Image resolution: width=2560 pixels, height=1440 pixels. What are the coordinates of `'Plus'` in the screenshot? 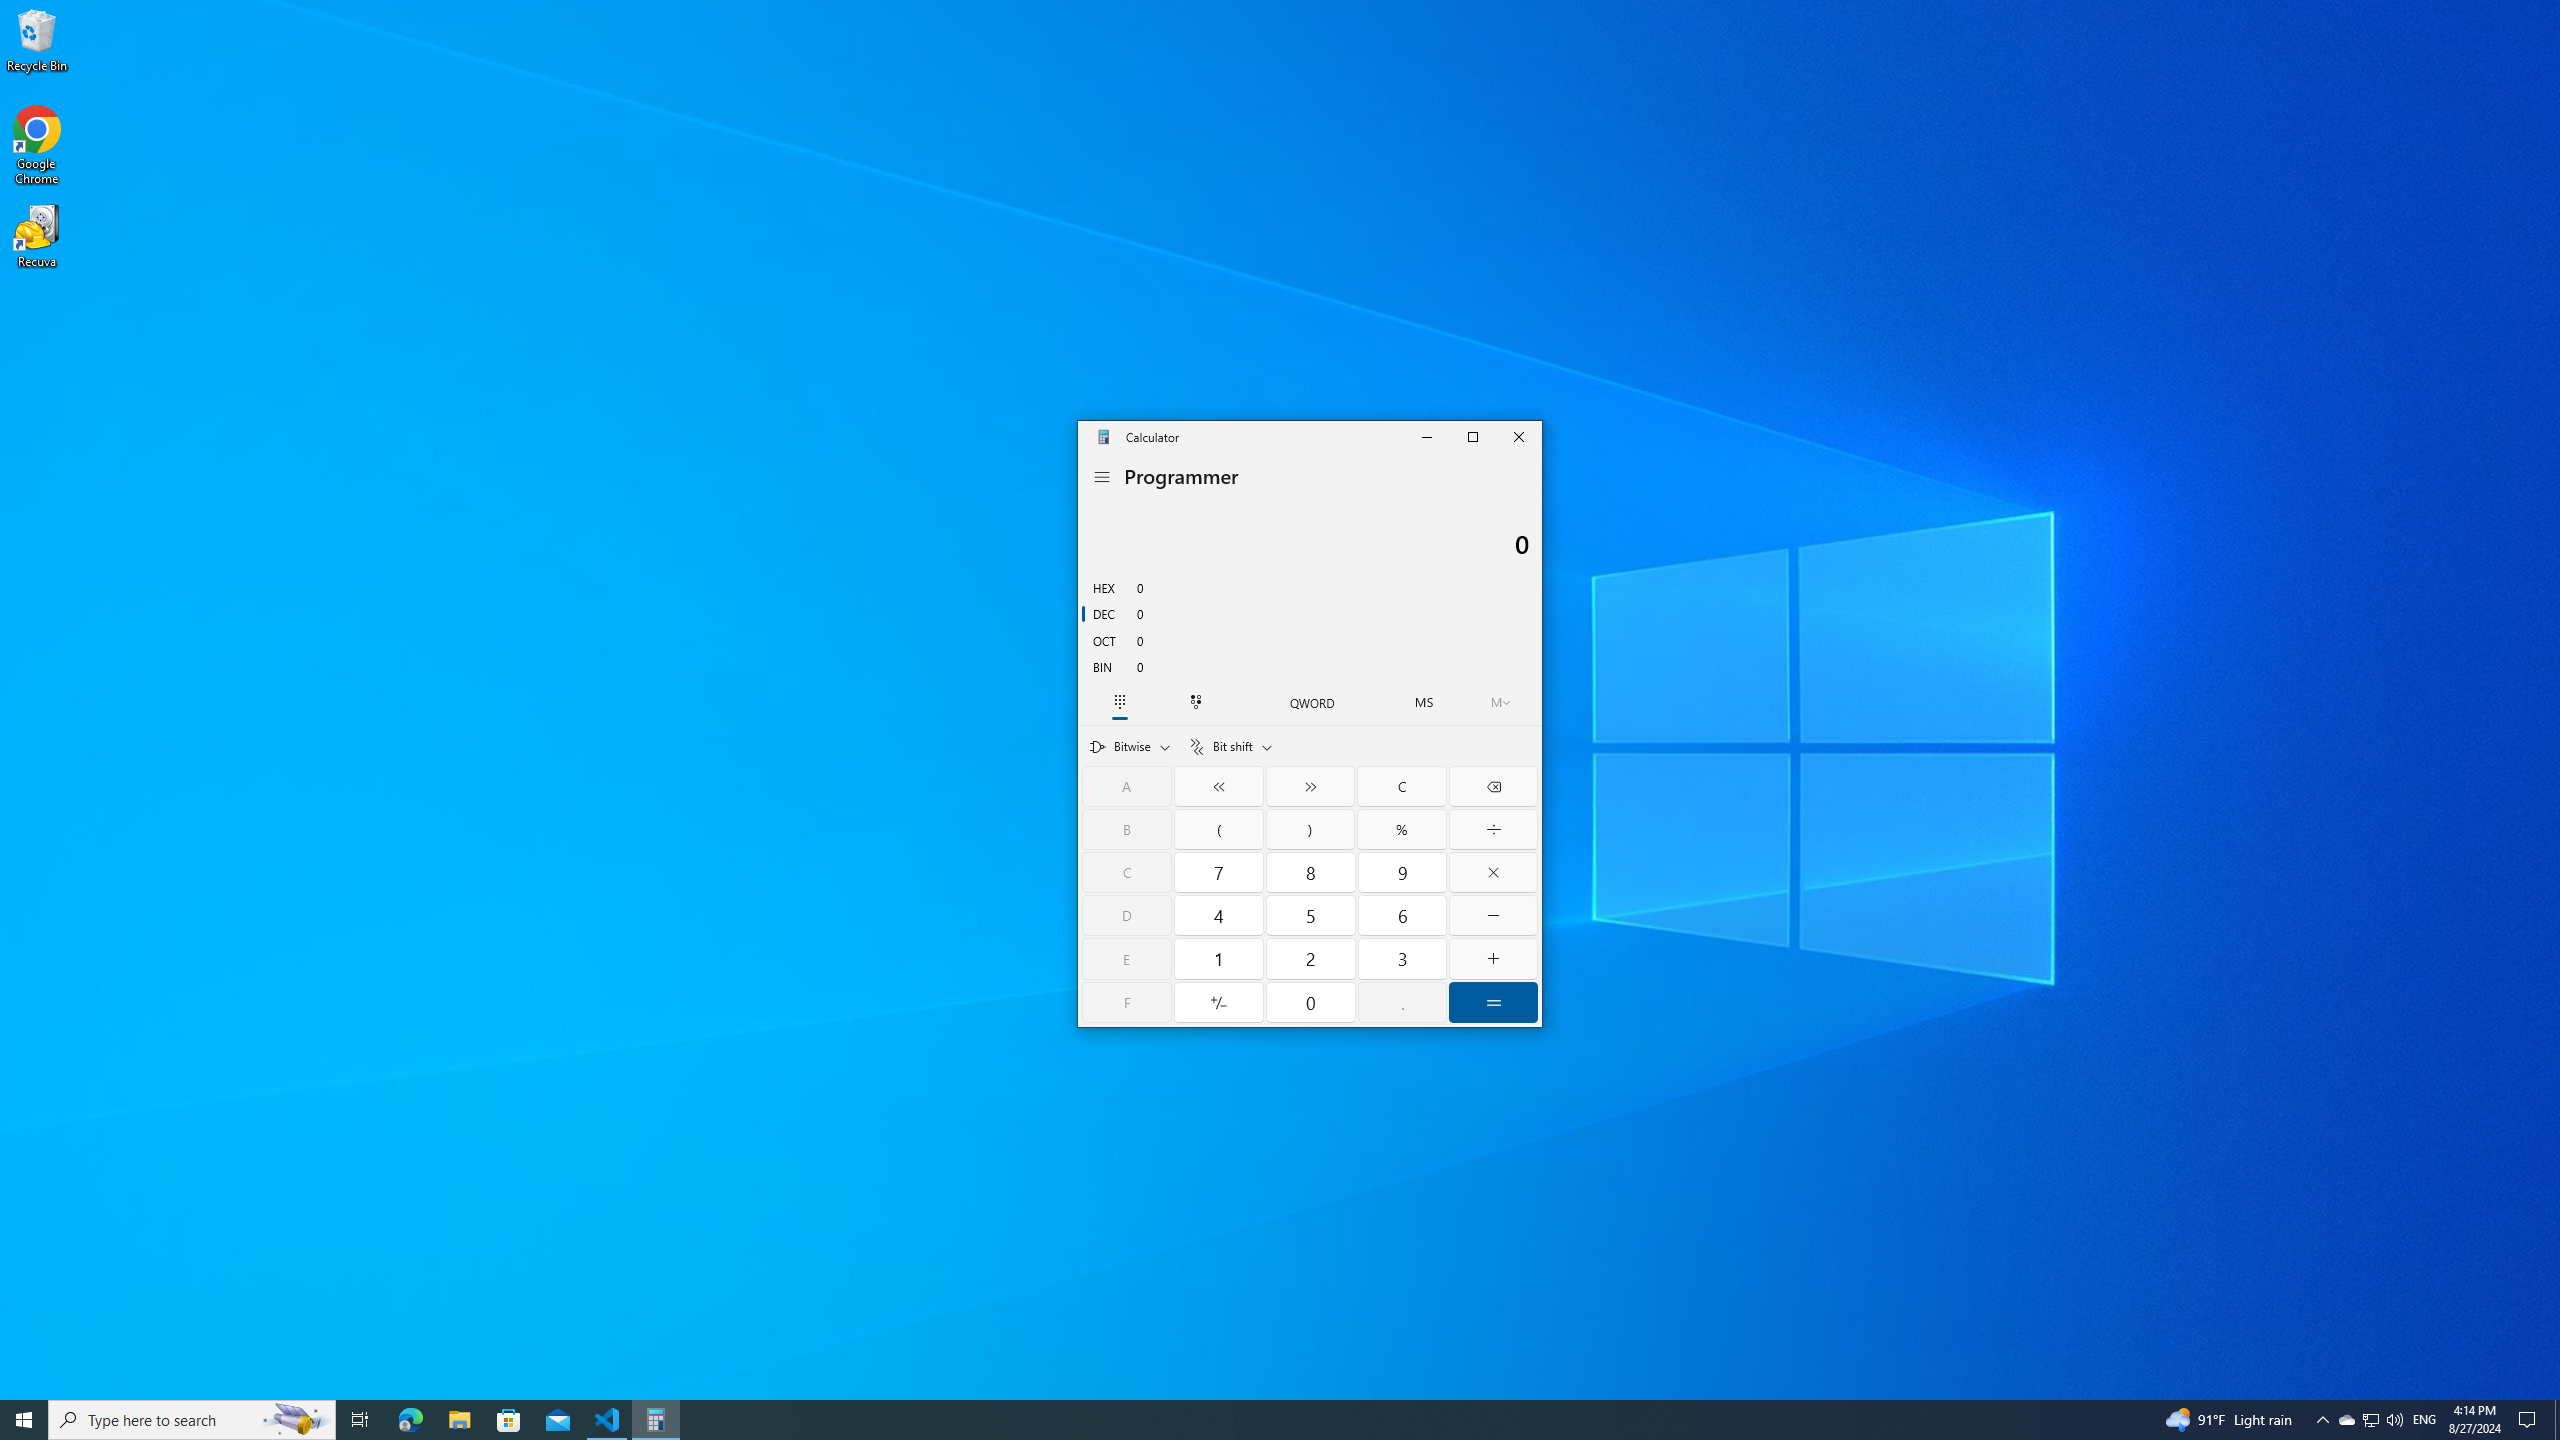 It's located at (1492, 958).